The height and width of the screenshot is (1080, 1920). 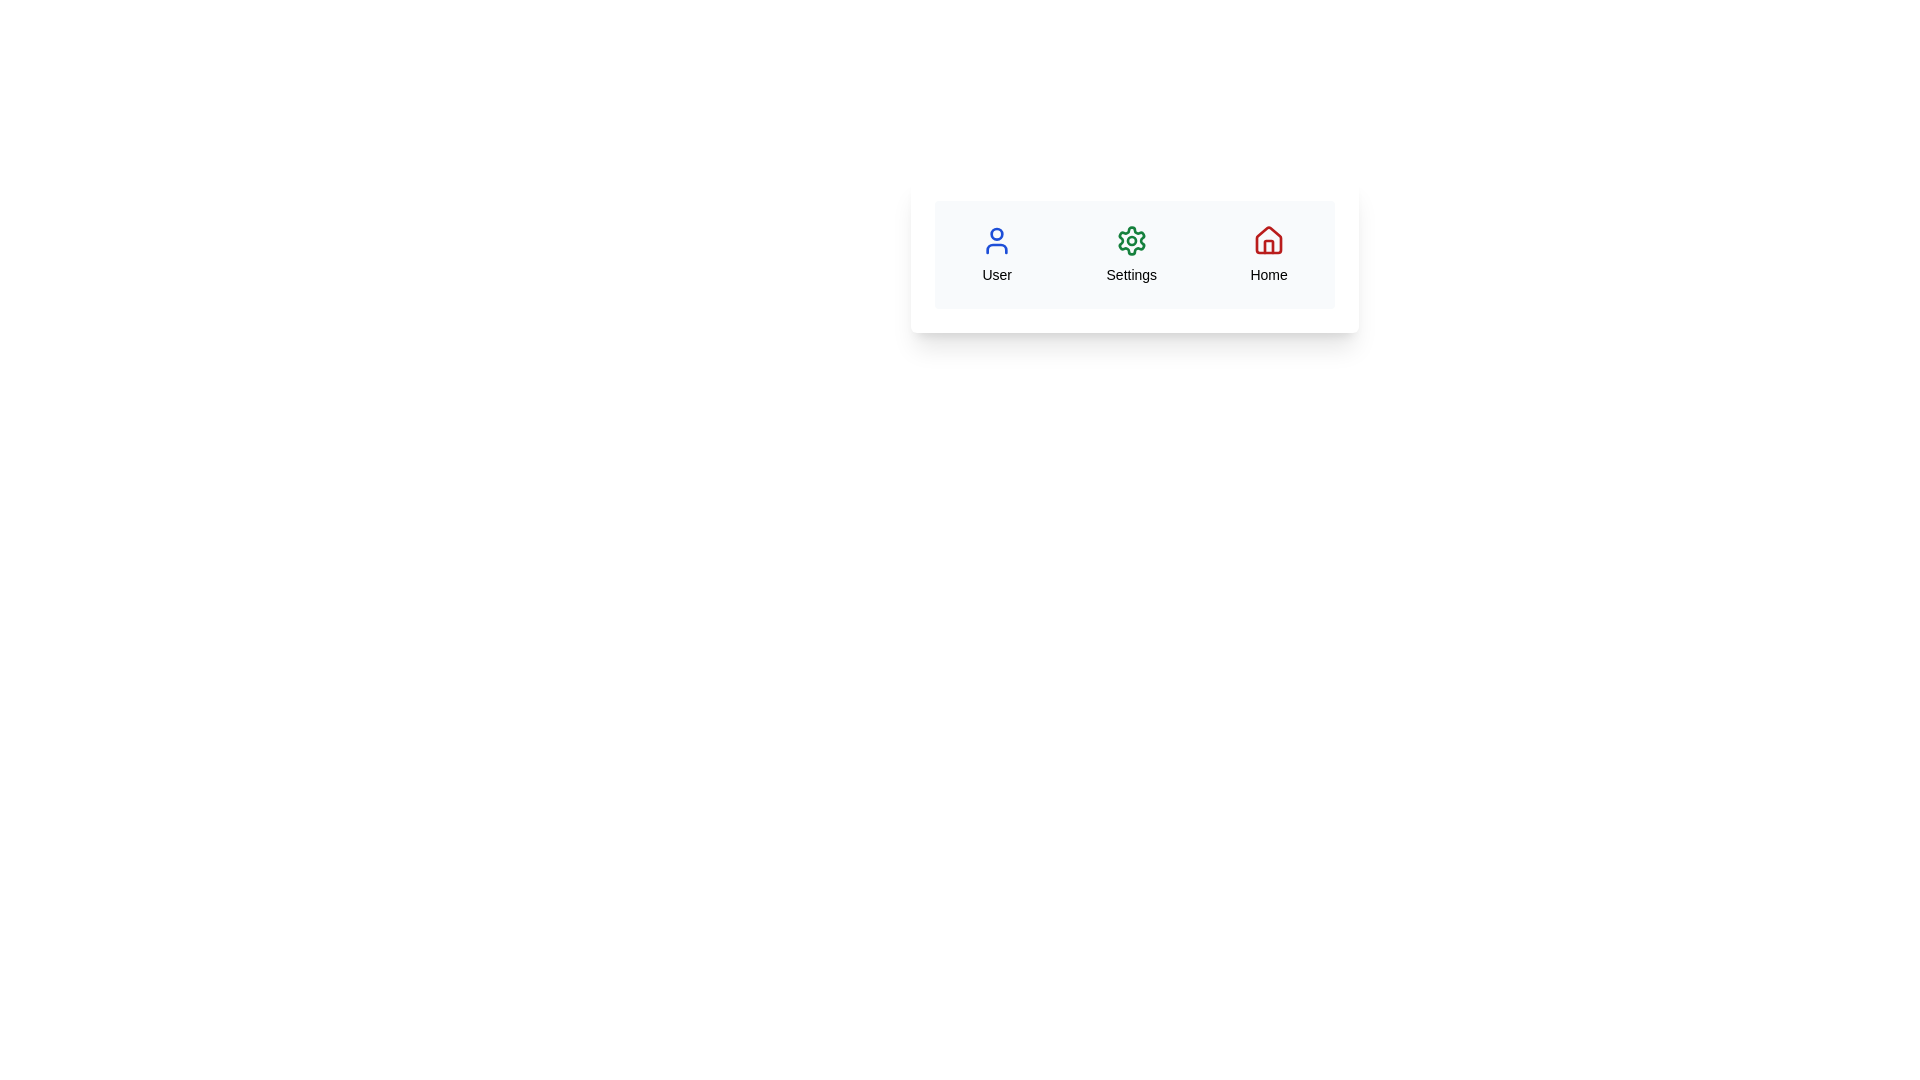 What do you see at coordinates (1268, 239) in the screenshot?
I see `the red house SVG icon located above the 'Home' text` at bounding box center [1268, 239].